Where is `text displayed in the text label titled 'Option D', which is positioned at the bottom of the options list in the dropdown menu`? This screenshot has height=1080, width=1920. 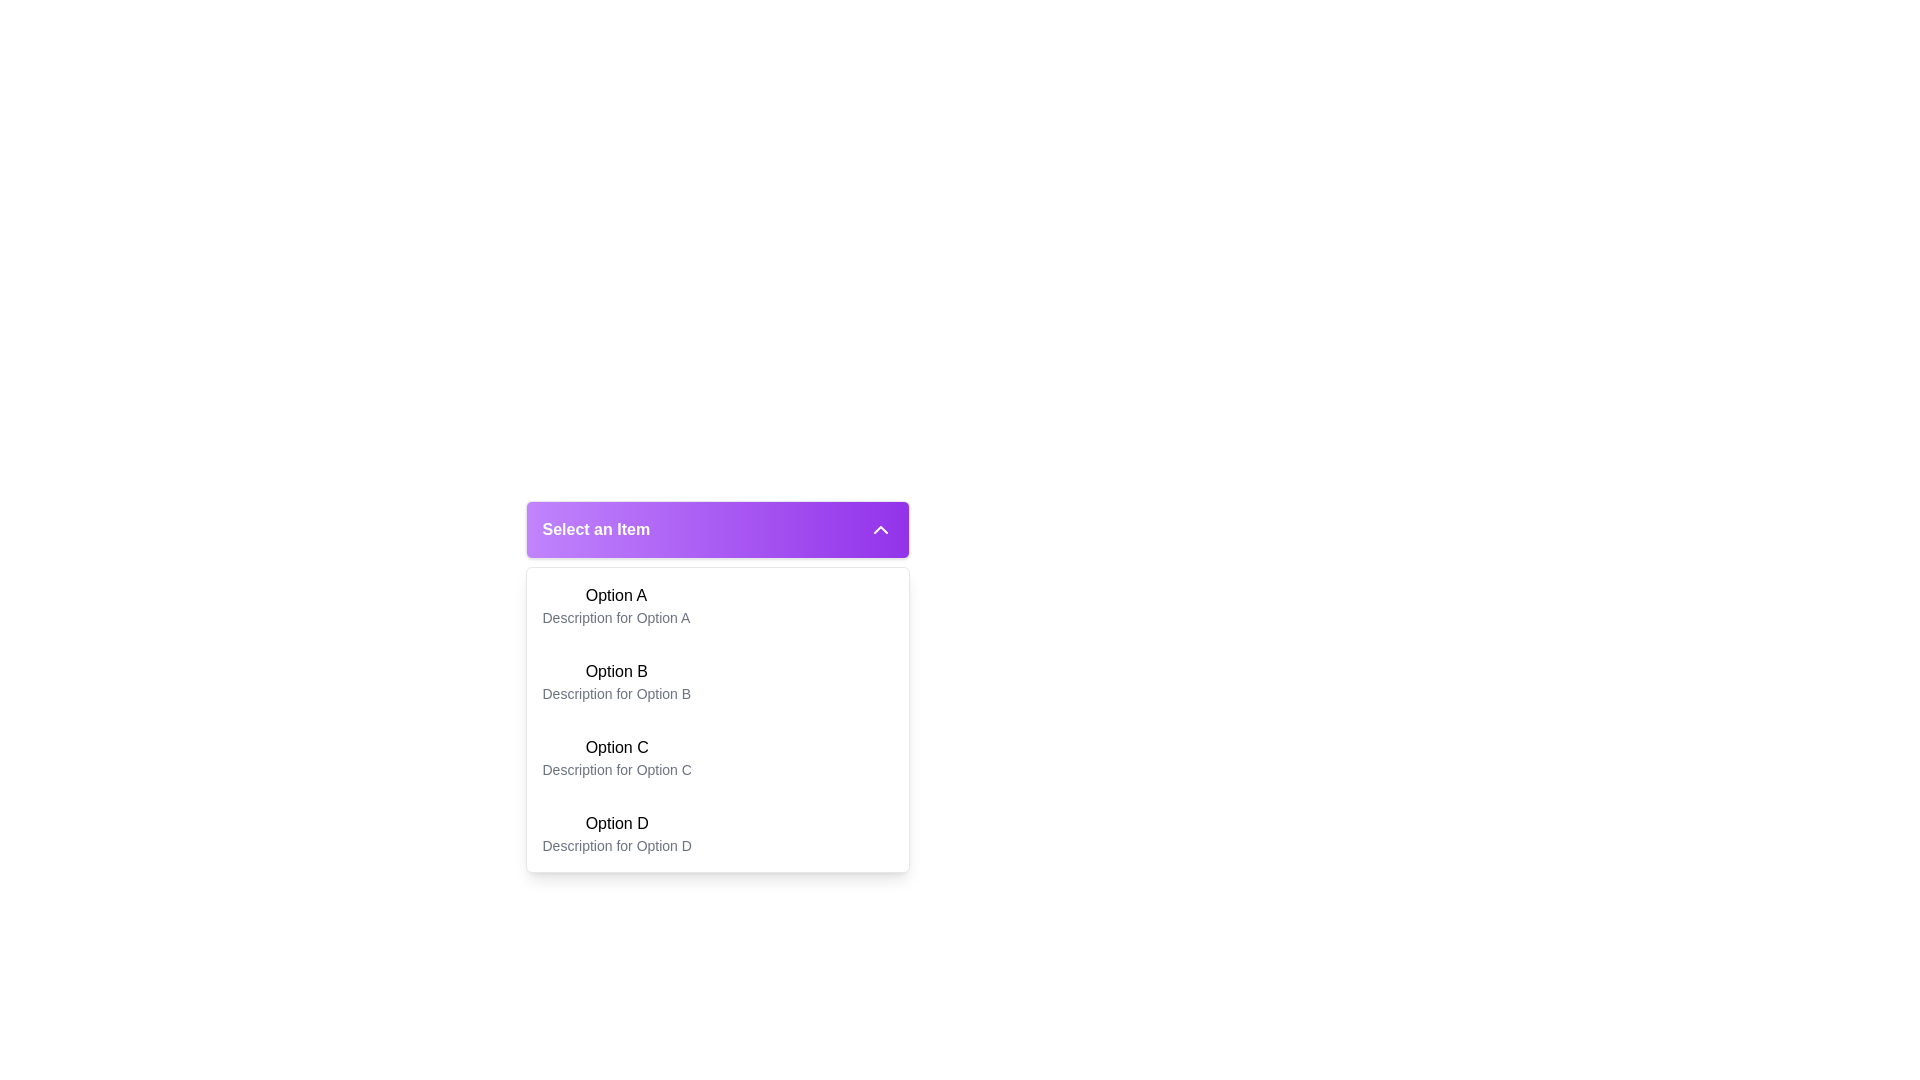 text displayed in the text label titled 'Option D', which is positioned at the bottom of the options list in the dropdown menu is located at coordinates (616, 824).